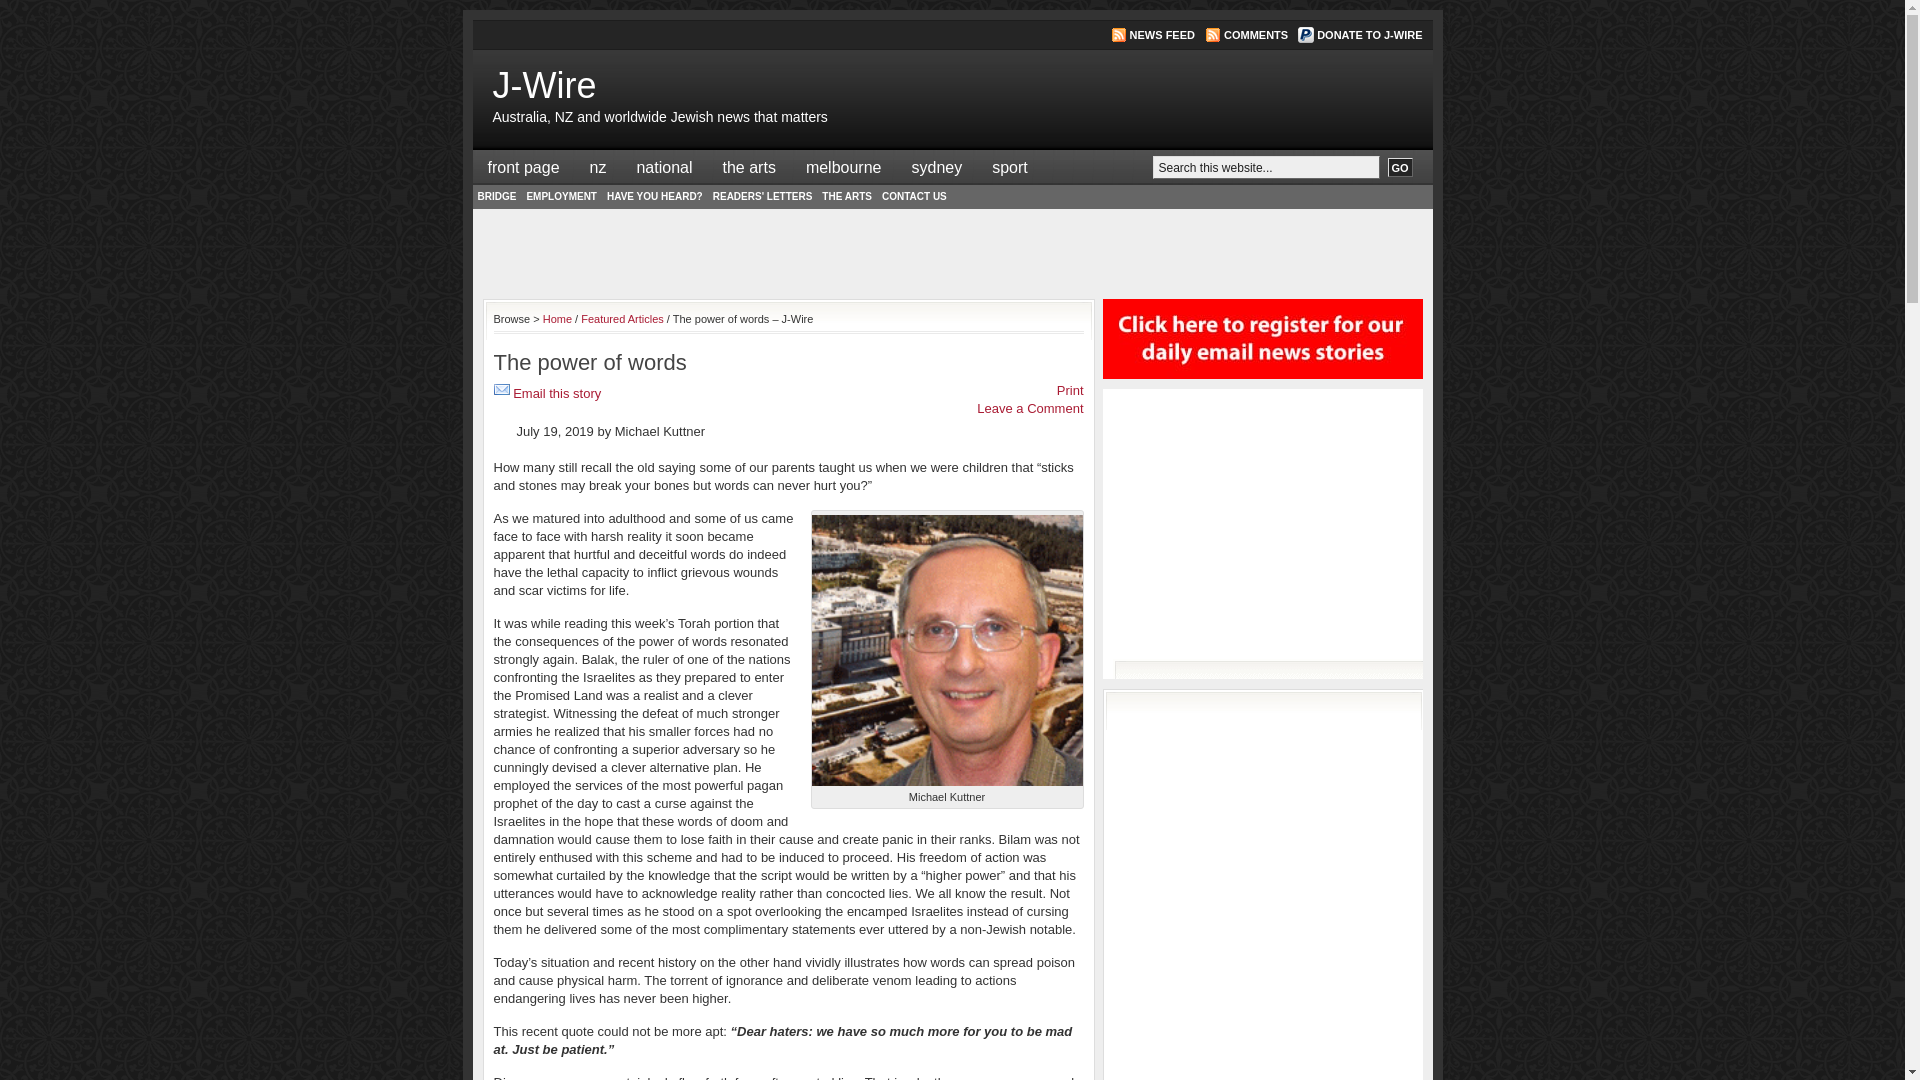 The width and height of the screenshot is (1920, 1080). Describe the element at coordinates (1316, 34) in the screenshot. I see `'DONATE TO J-WIRE'` at that location.